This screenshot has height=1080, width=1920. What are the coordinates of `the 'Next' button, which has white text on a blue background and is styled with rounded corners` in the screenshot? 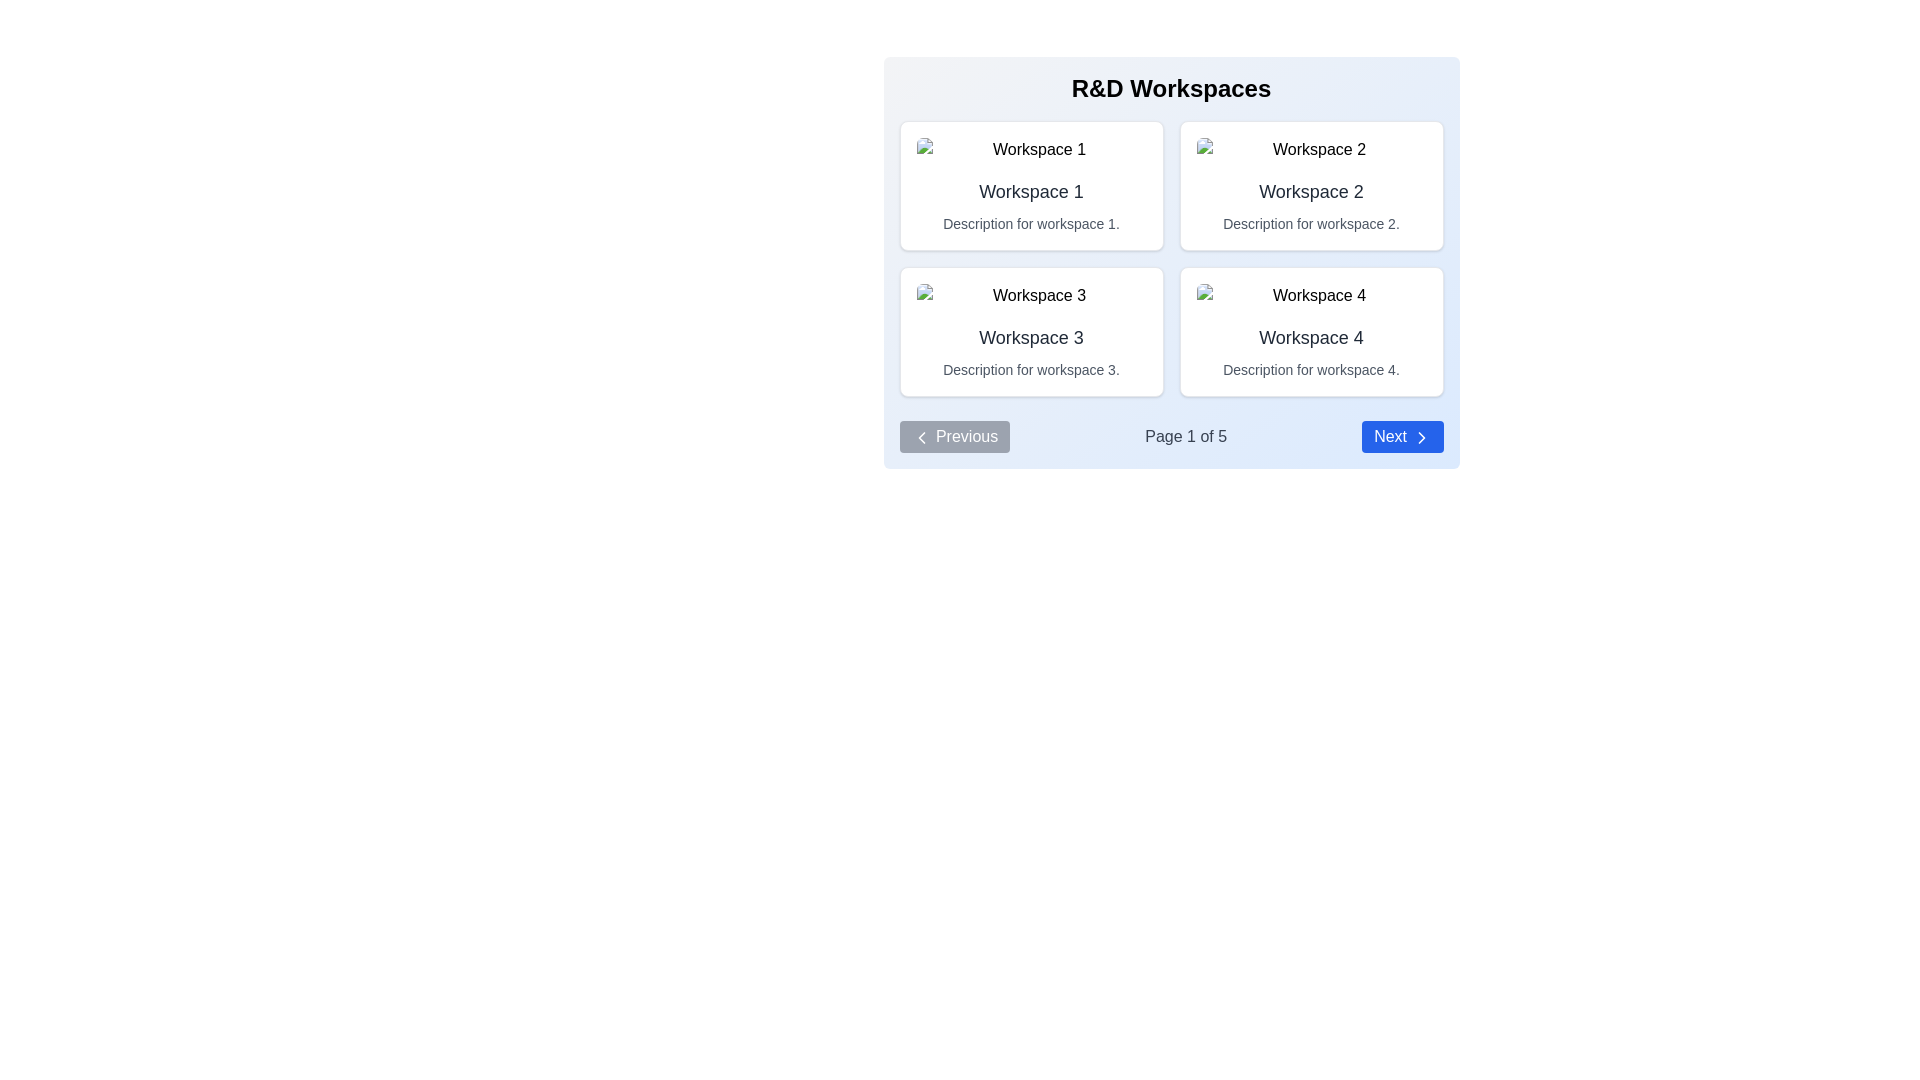 It's located at (1401, 435).